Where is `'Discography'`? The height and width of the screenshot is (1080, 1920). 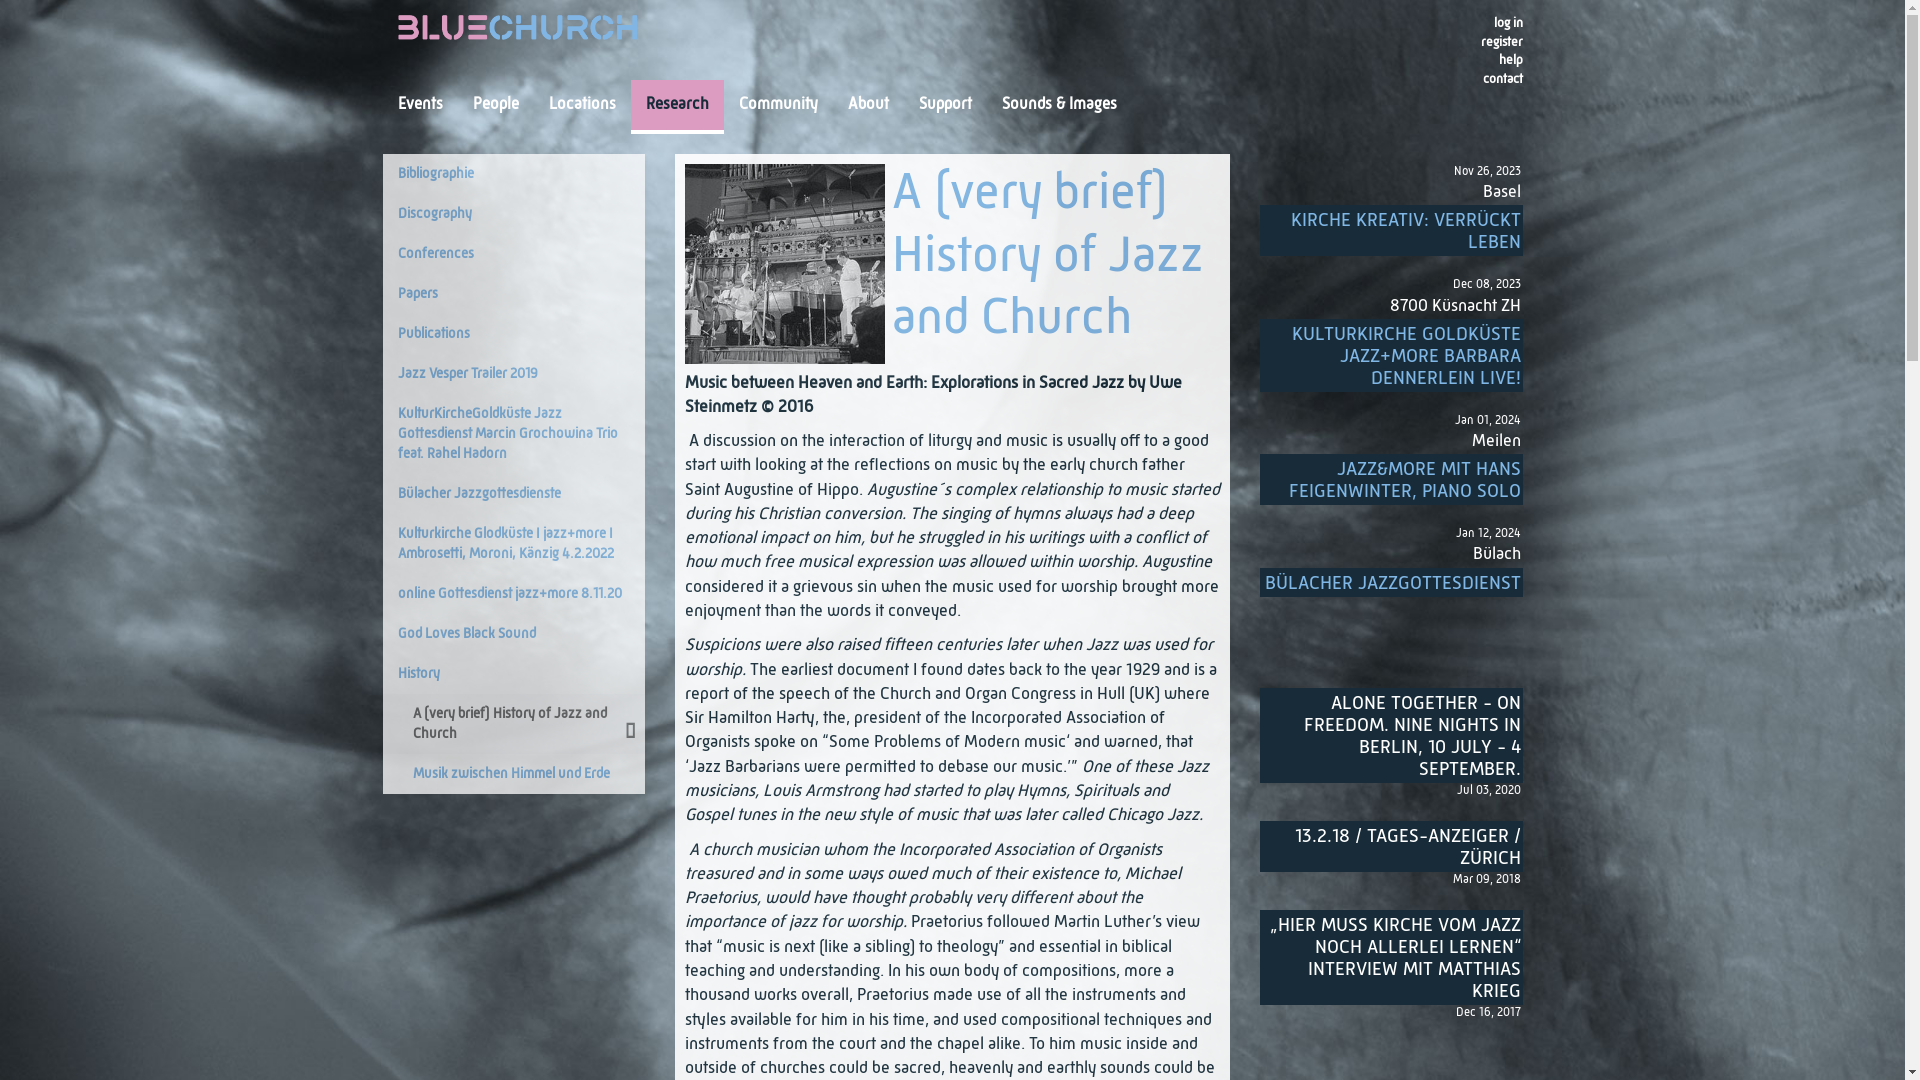 'Discography' is located at coordinates (513, 213).